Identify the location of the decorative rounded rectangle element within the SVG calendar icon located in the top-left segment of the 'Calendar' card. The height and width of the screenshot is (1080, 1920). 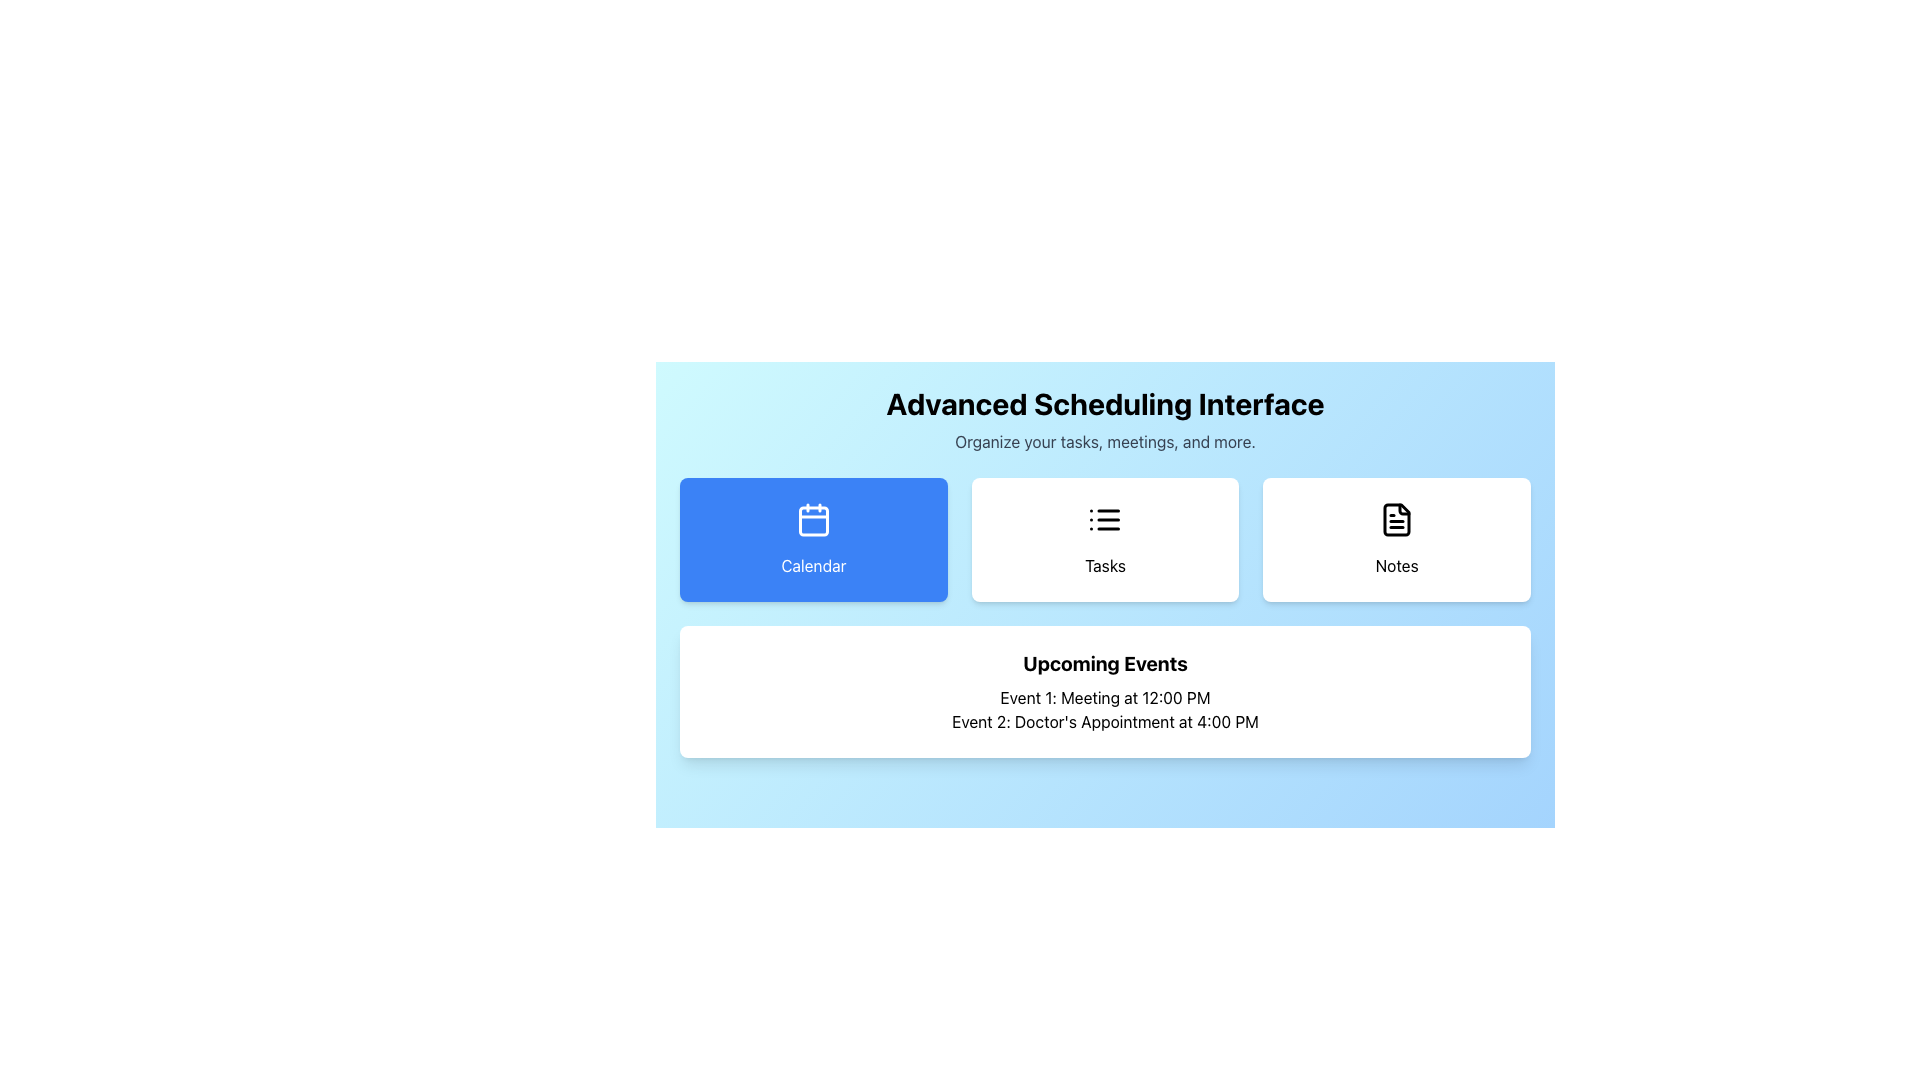
(813, 520).